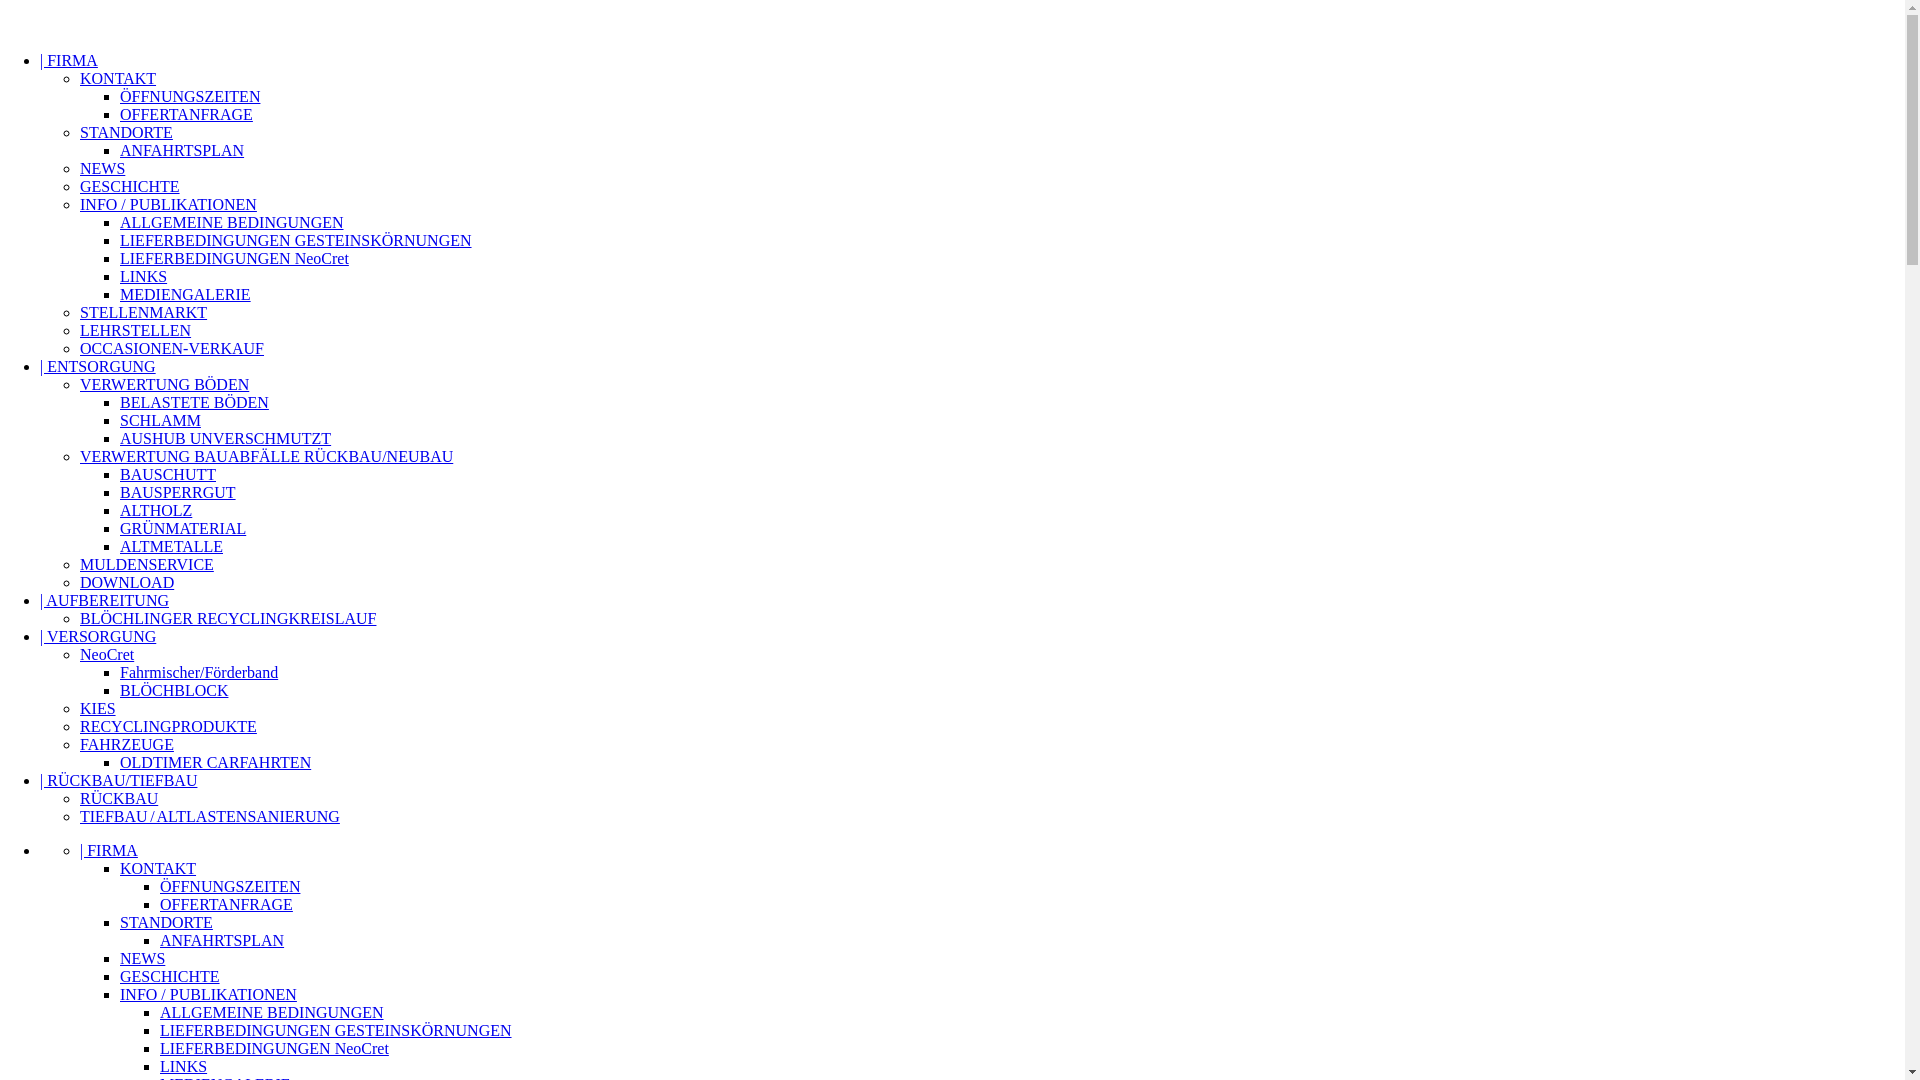 This screenshot has height=1080, width=1920. I want to click on 'GESCHICHTE', so click(169, 975).